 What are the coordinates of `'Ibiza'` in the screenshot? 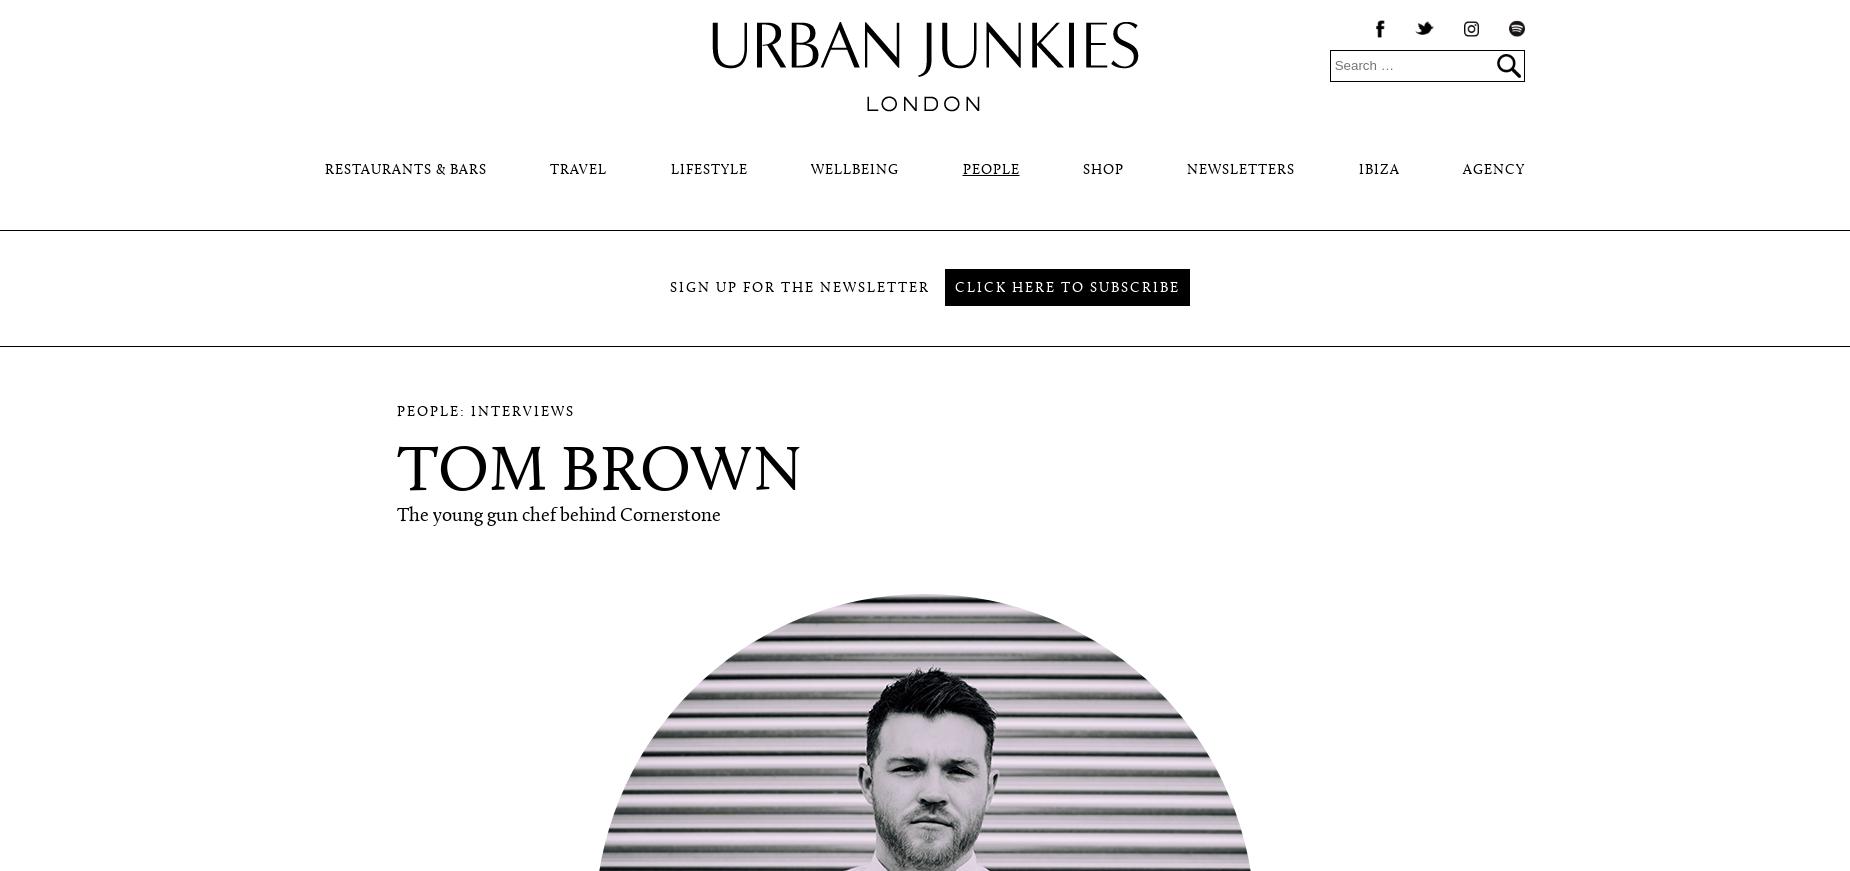 It's located at (1377, 170).